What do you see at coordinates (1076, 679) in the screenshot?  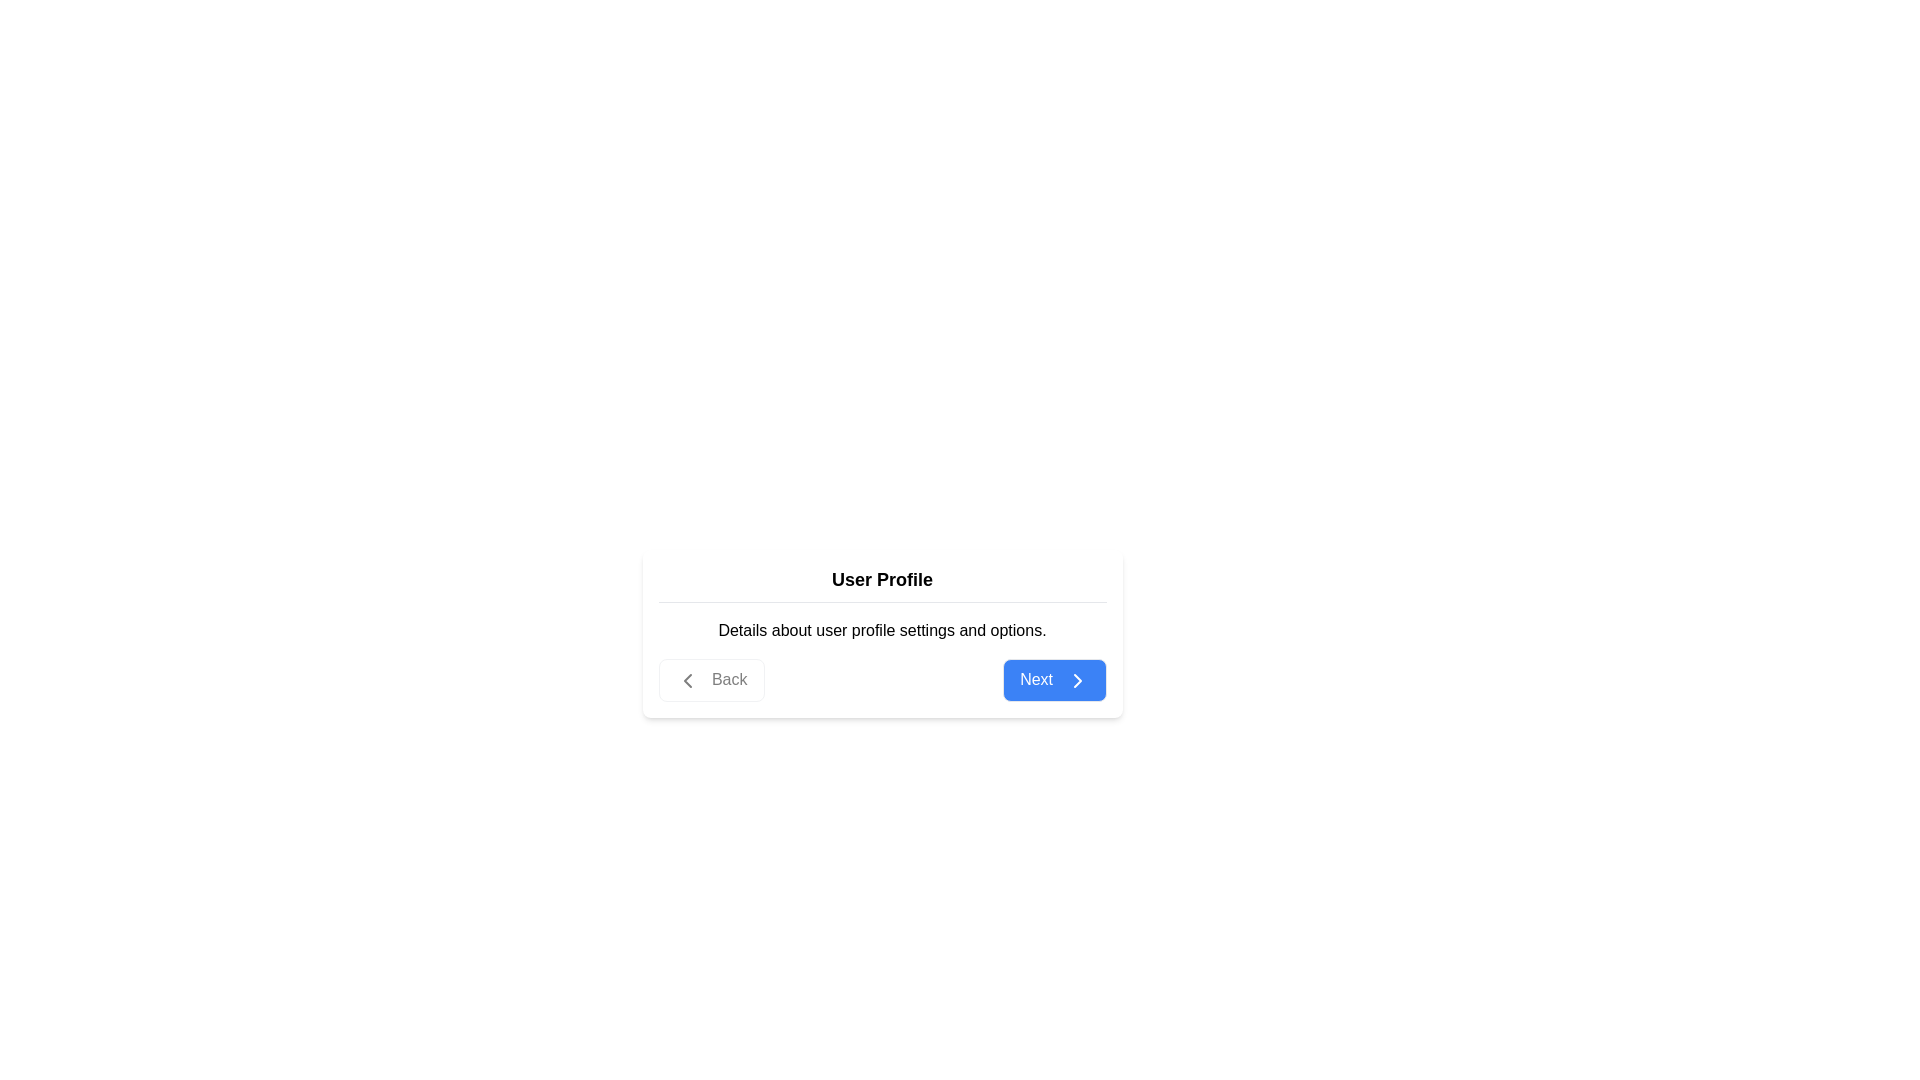 I see `the right-pointing arrow icon located inside the 'Next' button at the bottom right of the card` at bounding box center [1076, 679].